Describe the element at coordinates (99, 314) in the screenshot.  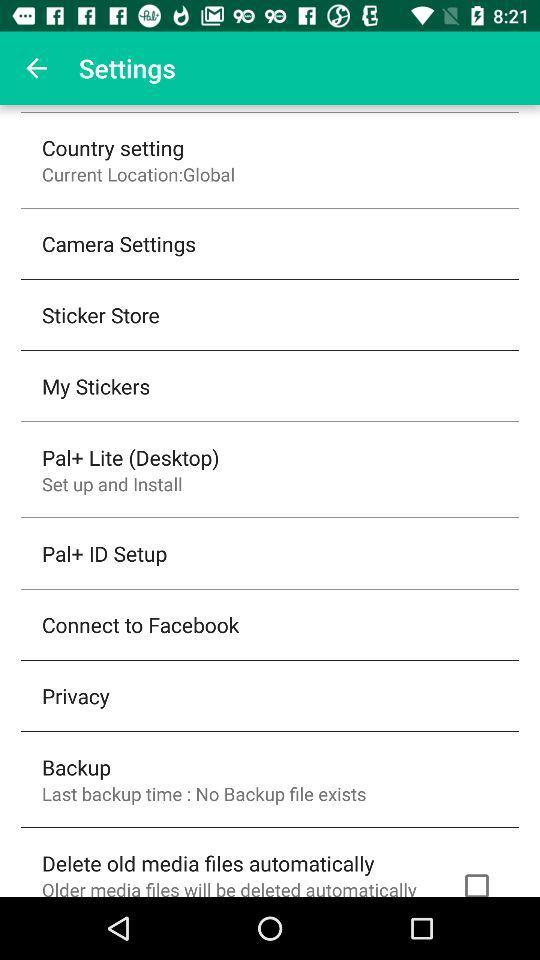
I see `sticker store icon` at that location.